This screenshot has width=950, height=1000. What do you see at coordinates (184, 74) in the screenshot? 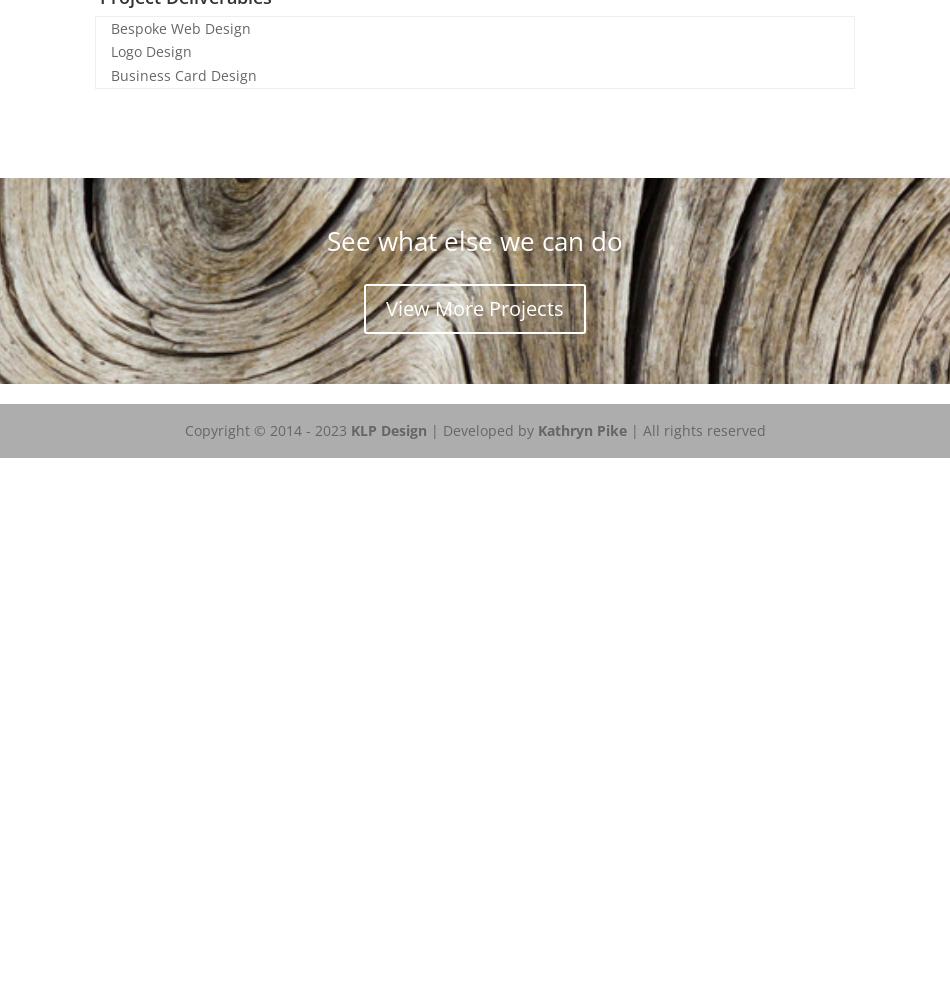
I see `'Business Card Design'` at bounding box center [184, 74].